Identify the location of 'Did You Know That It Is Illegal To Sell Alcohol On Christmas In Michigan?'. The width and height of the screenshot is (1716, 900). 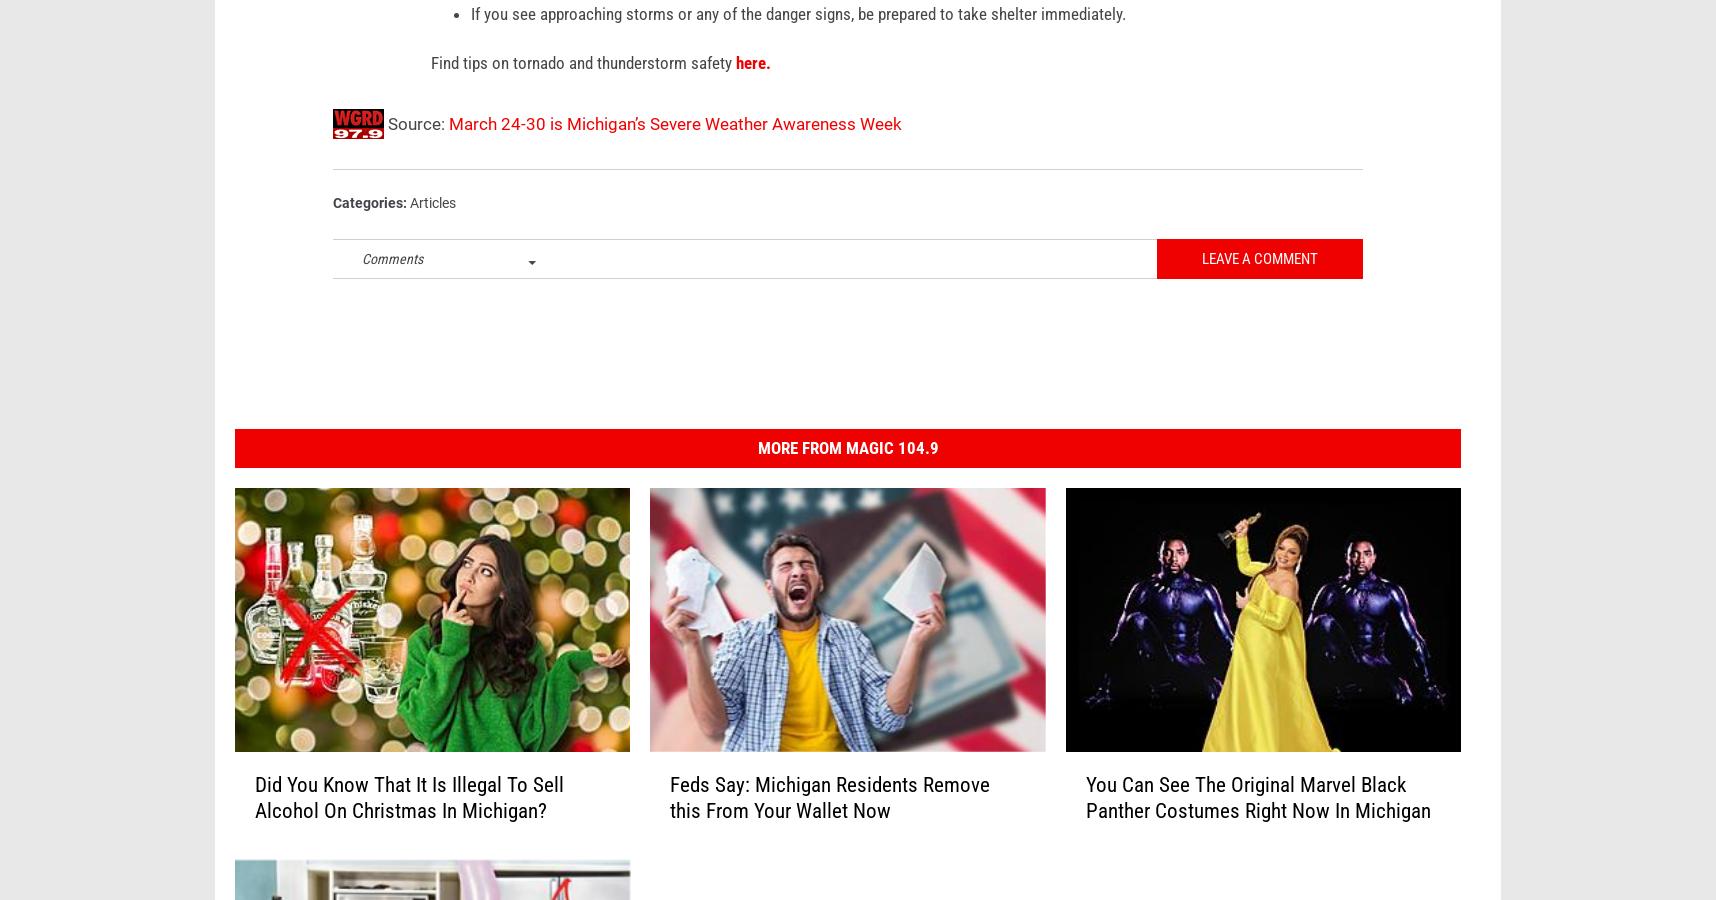
(409, 828).